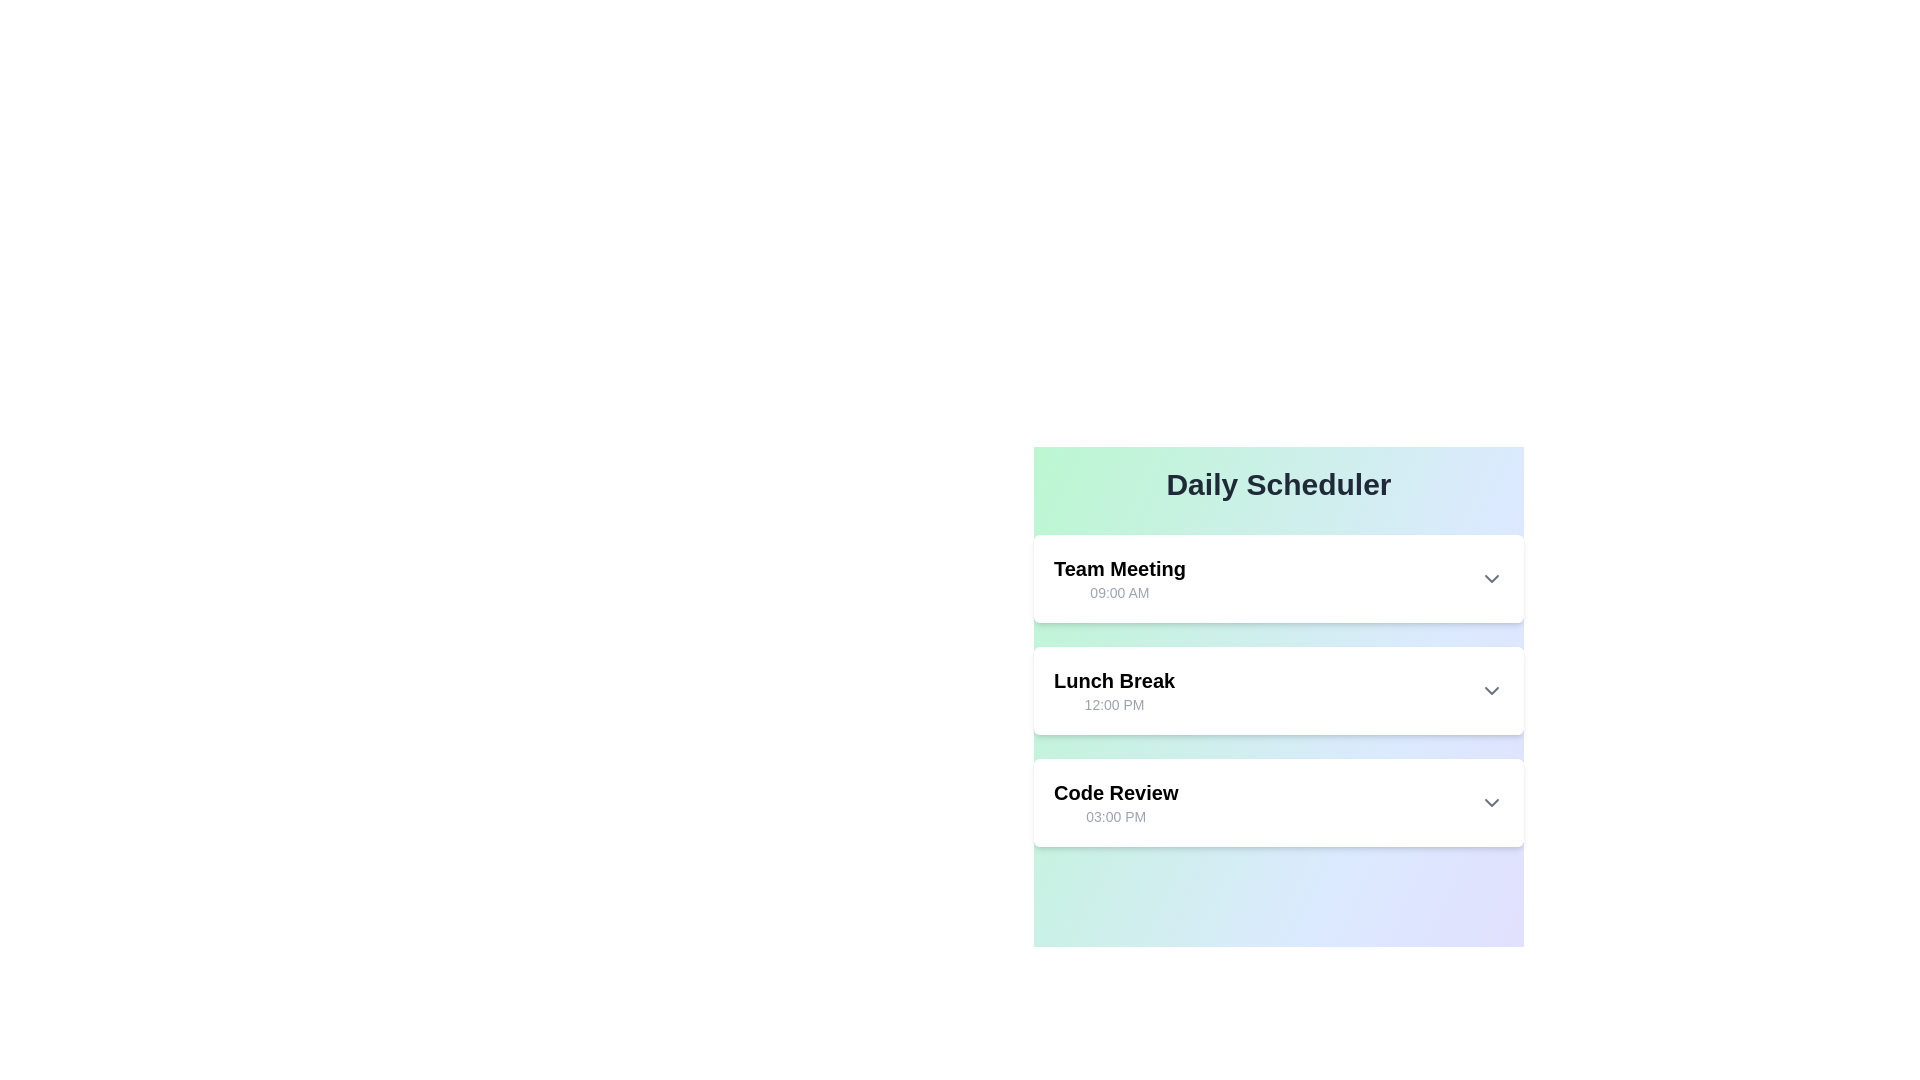 This screenshot has width=1920, height=1080. I want to click on the Text Label displaying the scheduled start time for the 'Team Meeting' located below the title in the 'Daily Scheduler' section, so click(1118, 592).